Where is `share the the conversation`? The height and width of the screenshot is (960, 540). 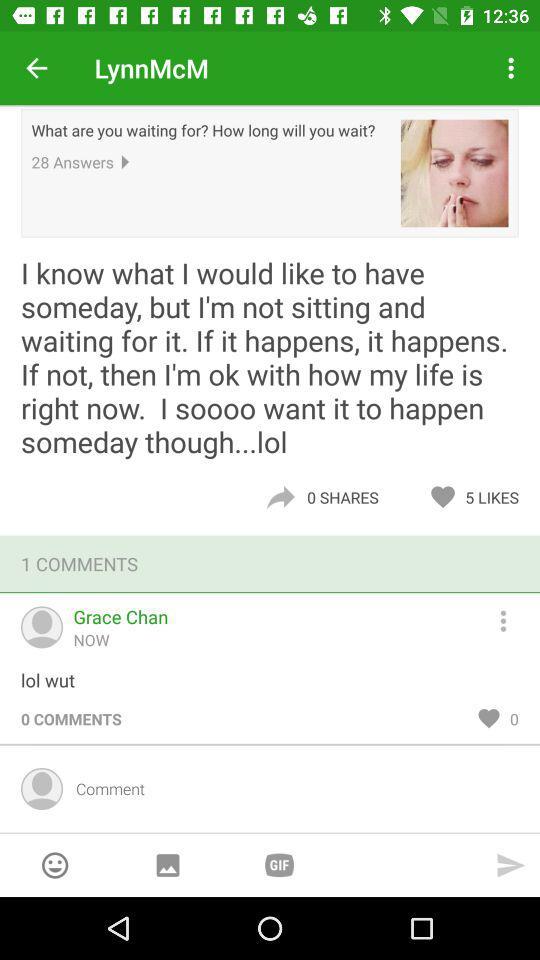 share the the conversation is located at coordinates (279, 496).